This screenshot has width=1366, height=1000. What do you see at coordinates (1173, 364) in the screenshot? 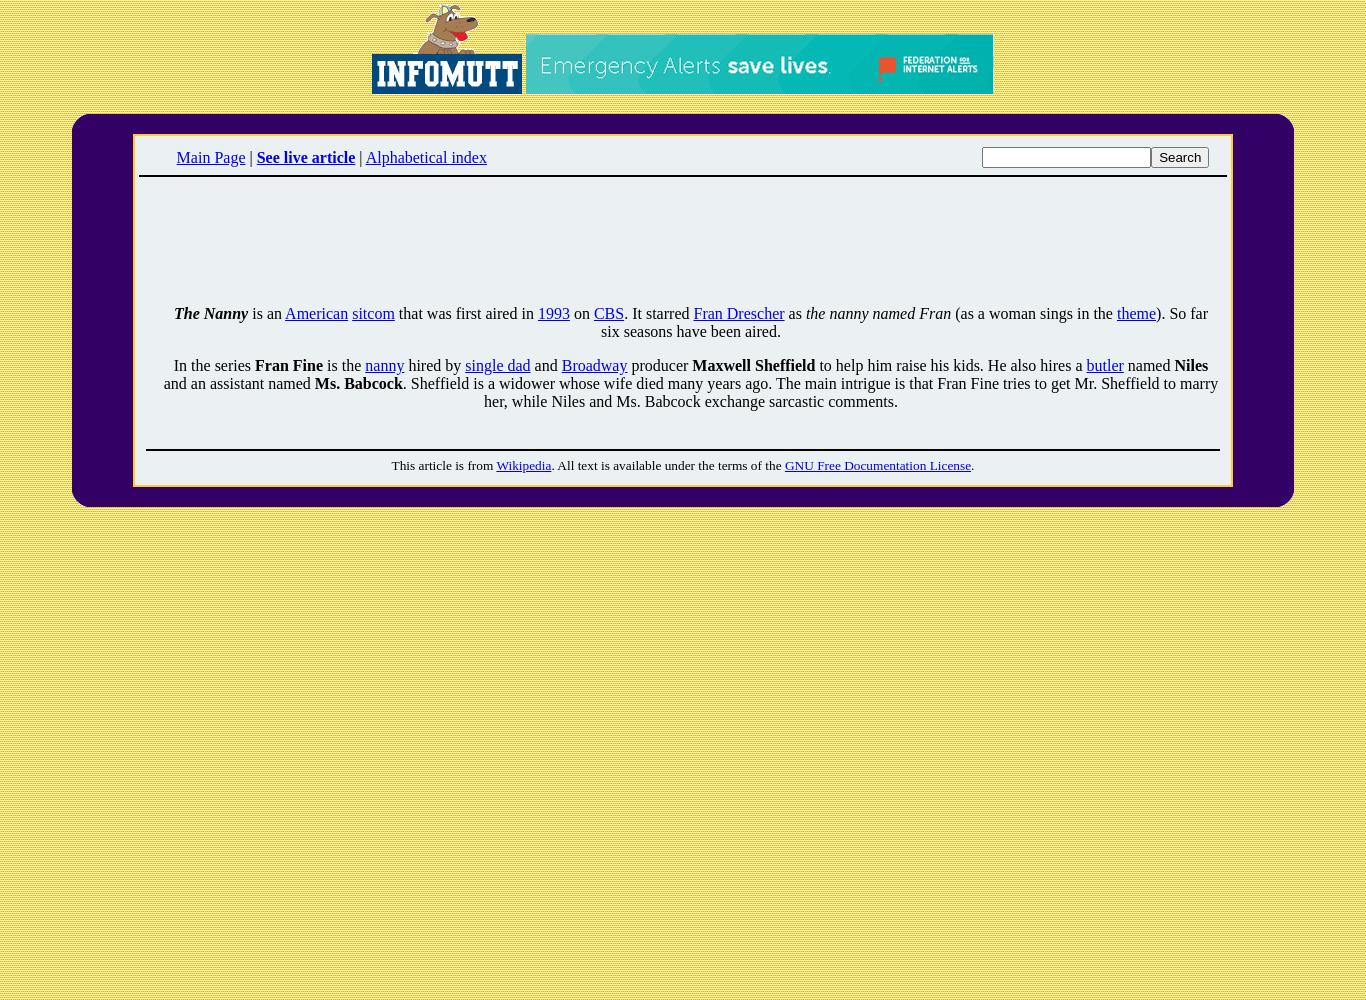
I see `'Niles'` at bounding box center [1173, 364].